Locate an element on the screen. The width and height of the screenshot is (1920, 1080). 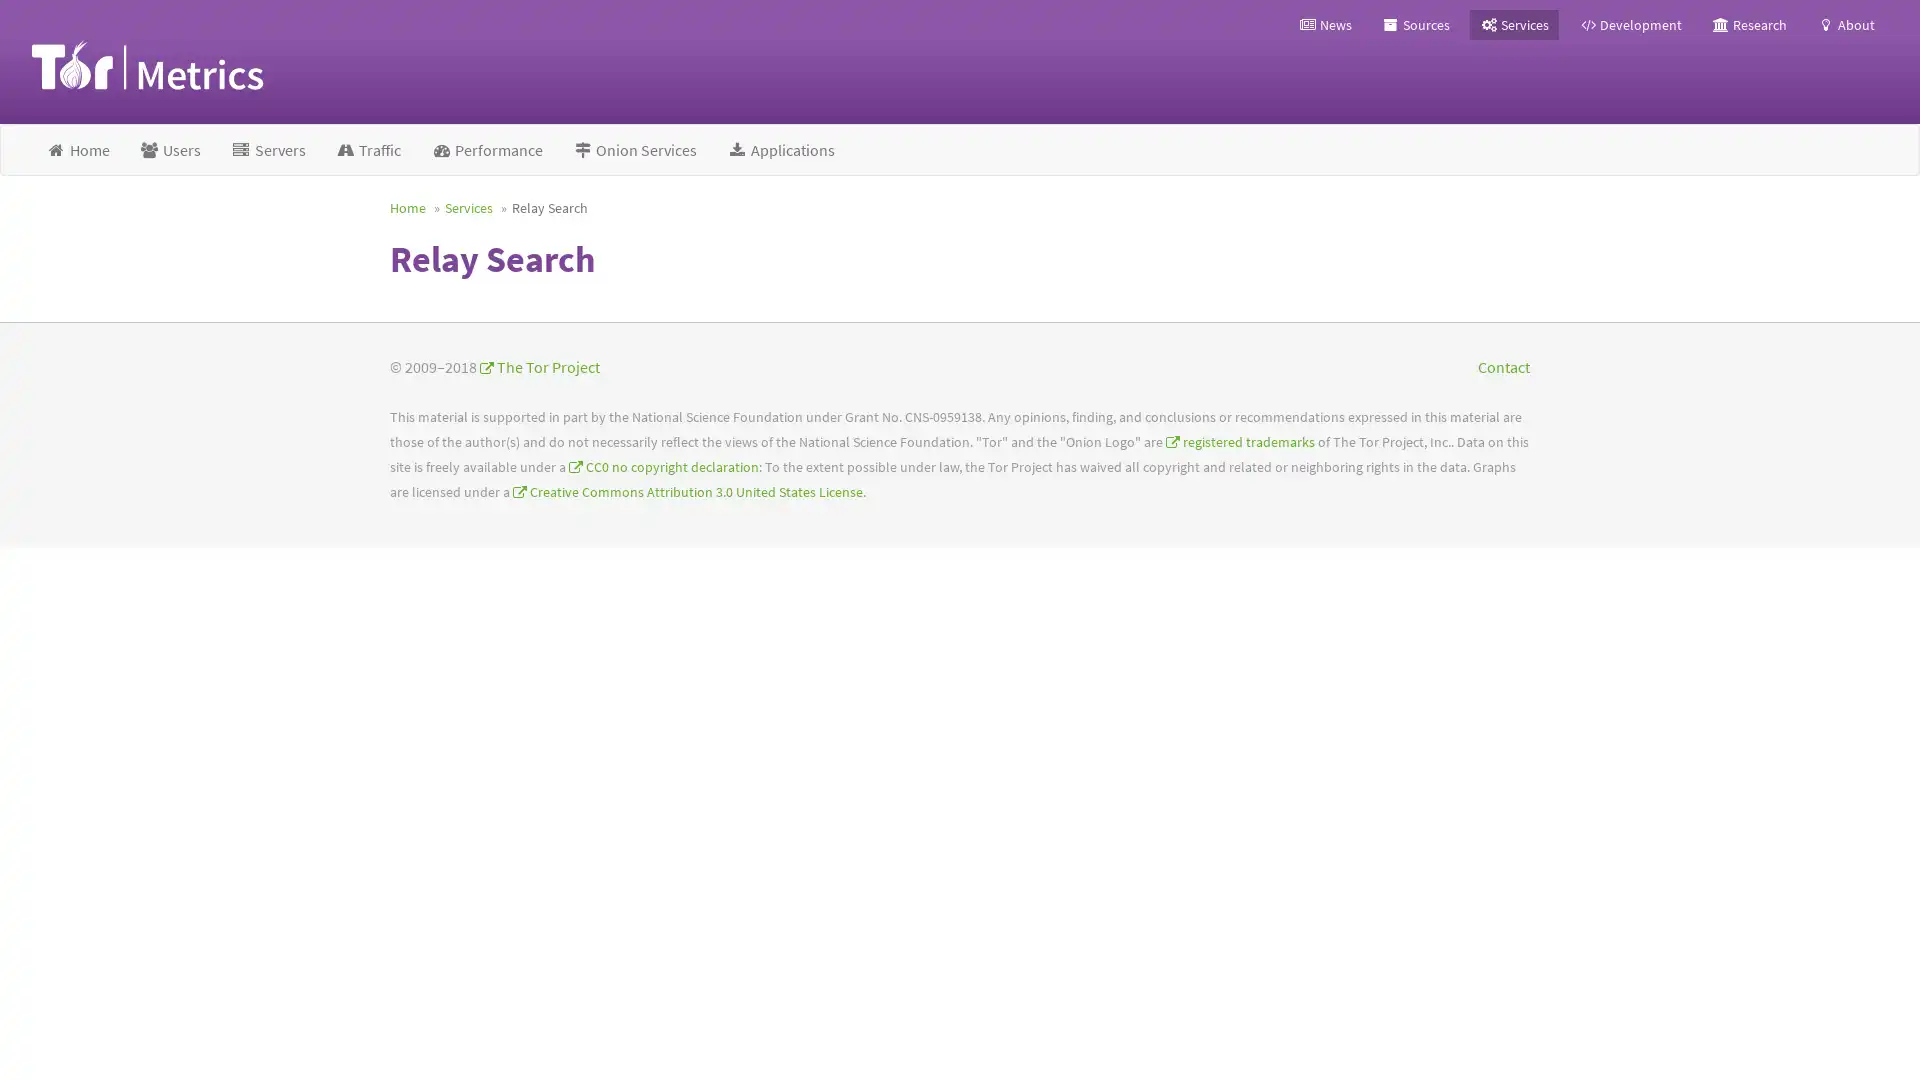
Search is located at coordinates (1405, 456).